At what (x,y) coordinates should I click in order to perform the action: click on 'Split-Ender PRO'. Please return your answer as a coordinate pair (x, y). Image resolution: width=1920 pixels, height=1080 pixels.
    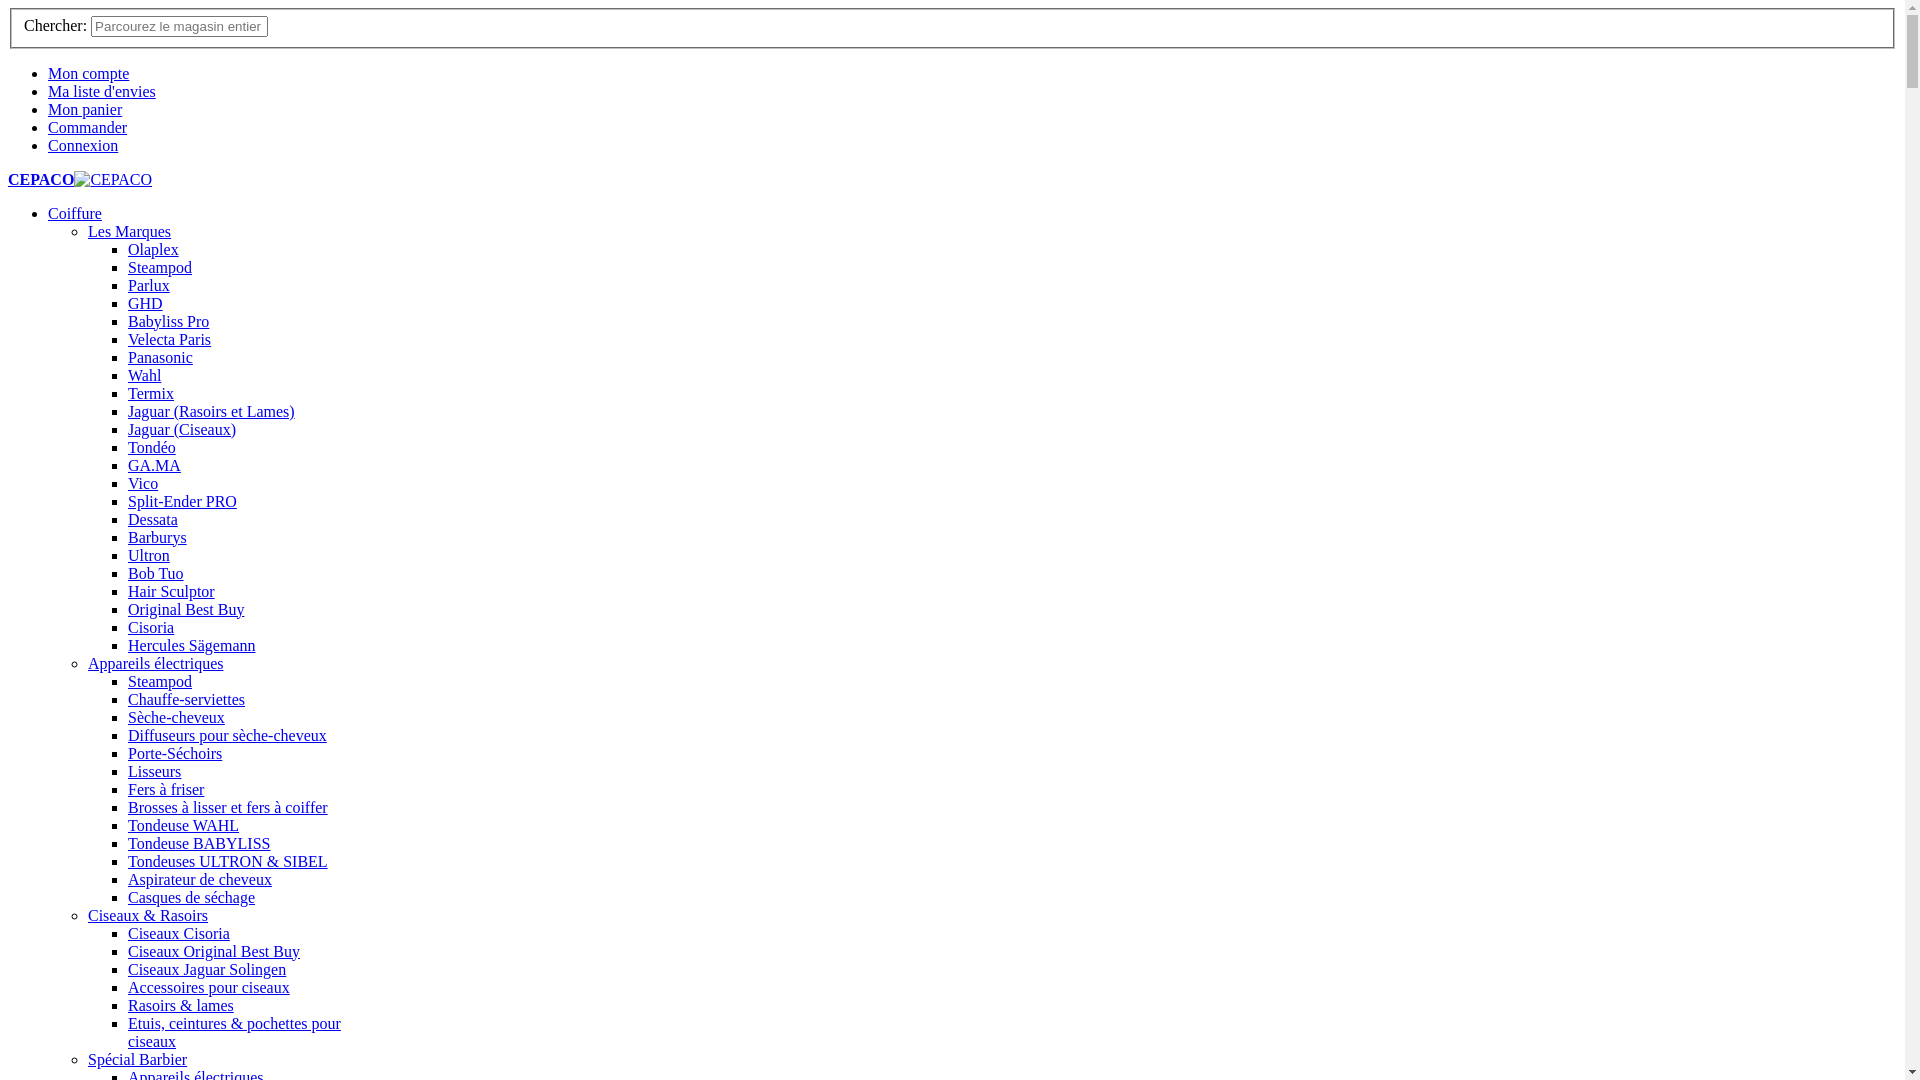
    Looking at the image, I should click on (182, 500).